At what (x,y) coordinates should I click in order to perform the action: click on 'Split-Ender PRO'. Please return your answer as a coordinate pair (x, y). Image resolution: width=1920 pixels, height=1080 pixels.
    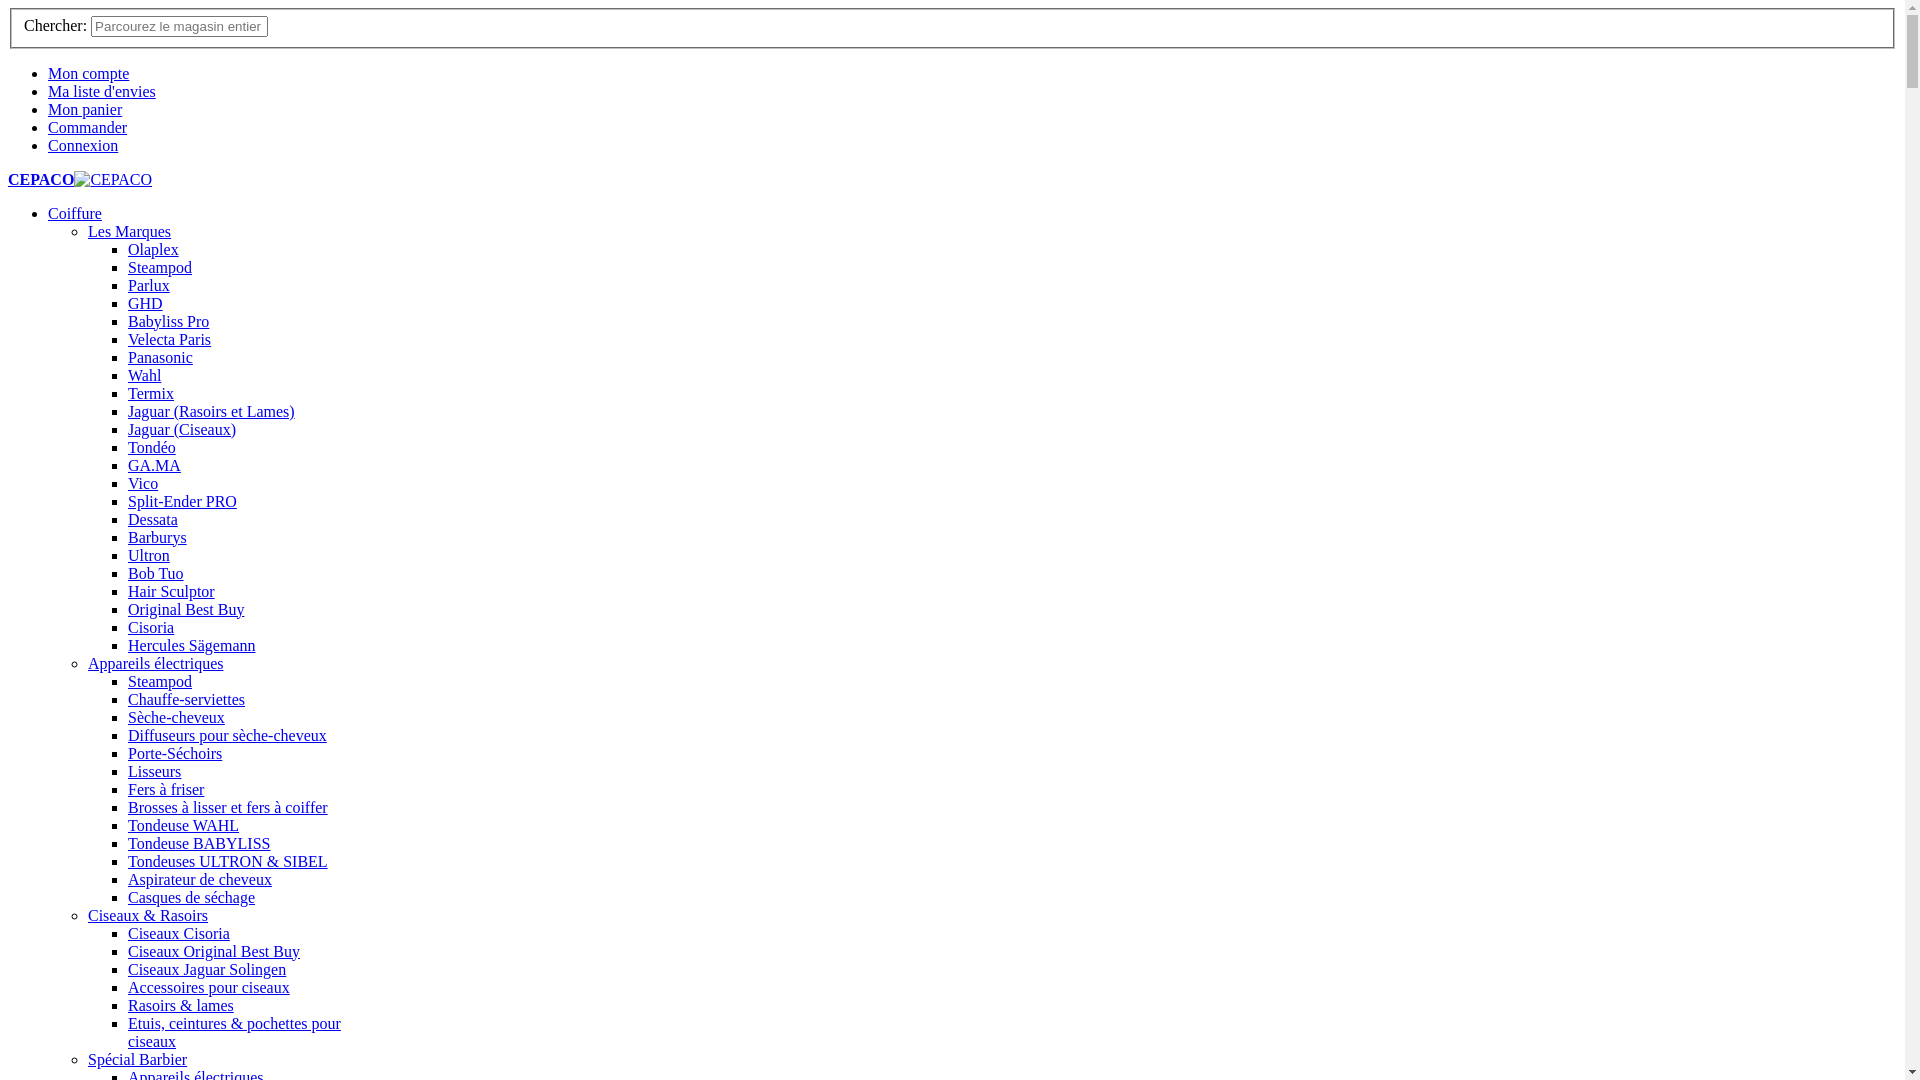
    Looking at the image, I should click on (182, 500).